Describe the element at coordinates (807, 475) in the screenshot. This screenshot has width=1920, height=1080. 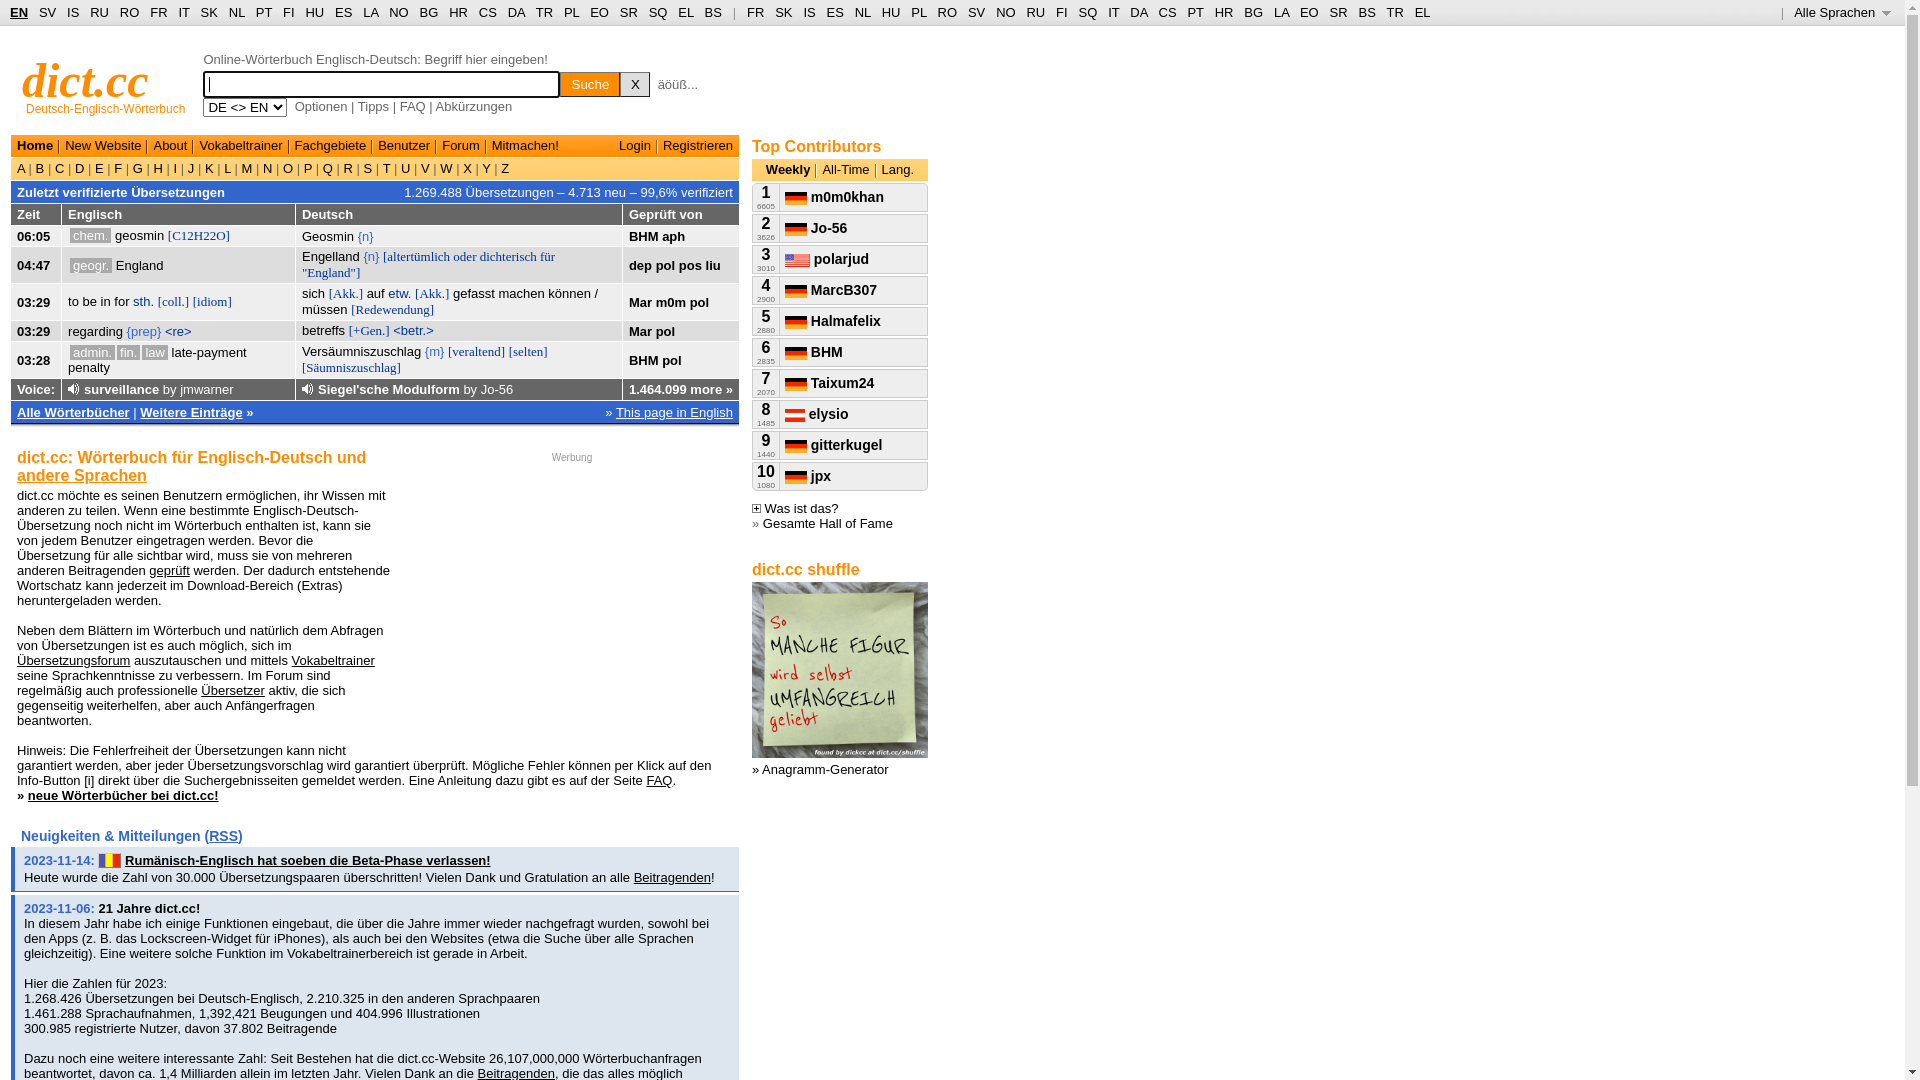
I see `'jpx'` at that location.